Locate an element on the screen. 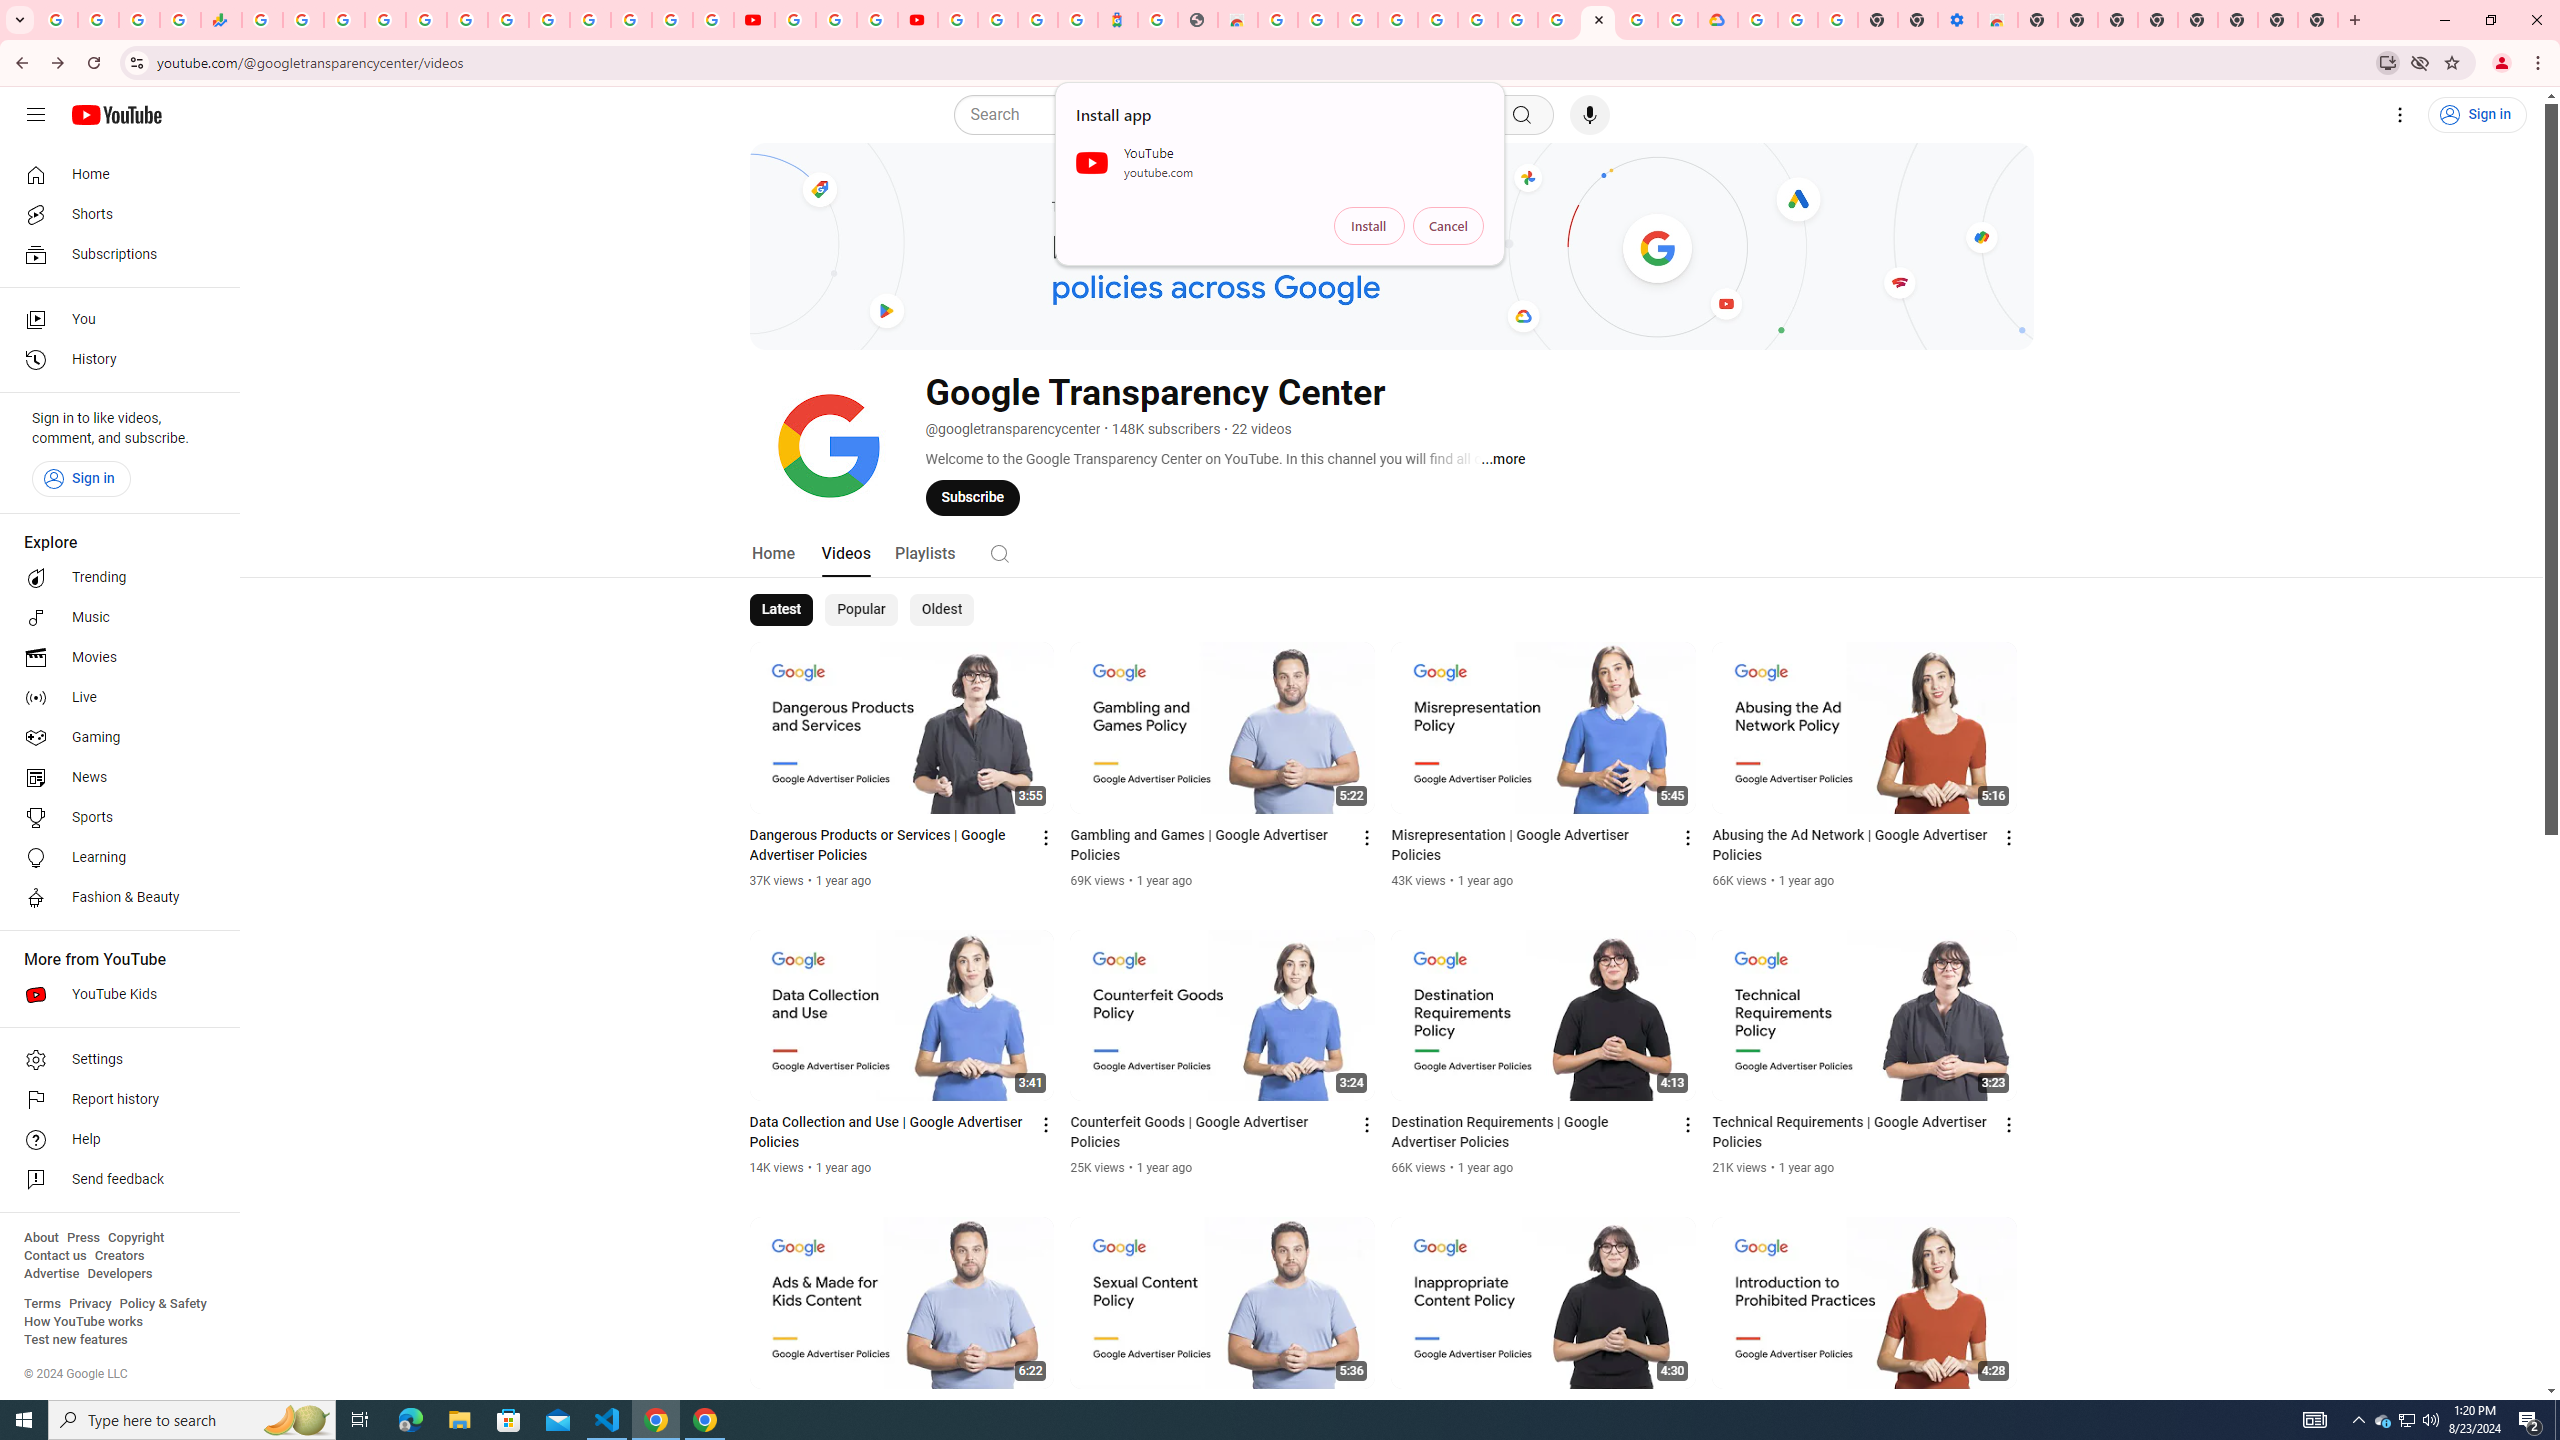 The height and width of the screenshot is (1440, 2560). 'History' is located at coordinates (113, 360).